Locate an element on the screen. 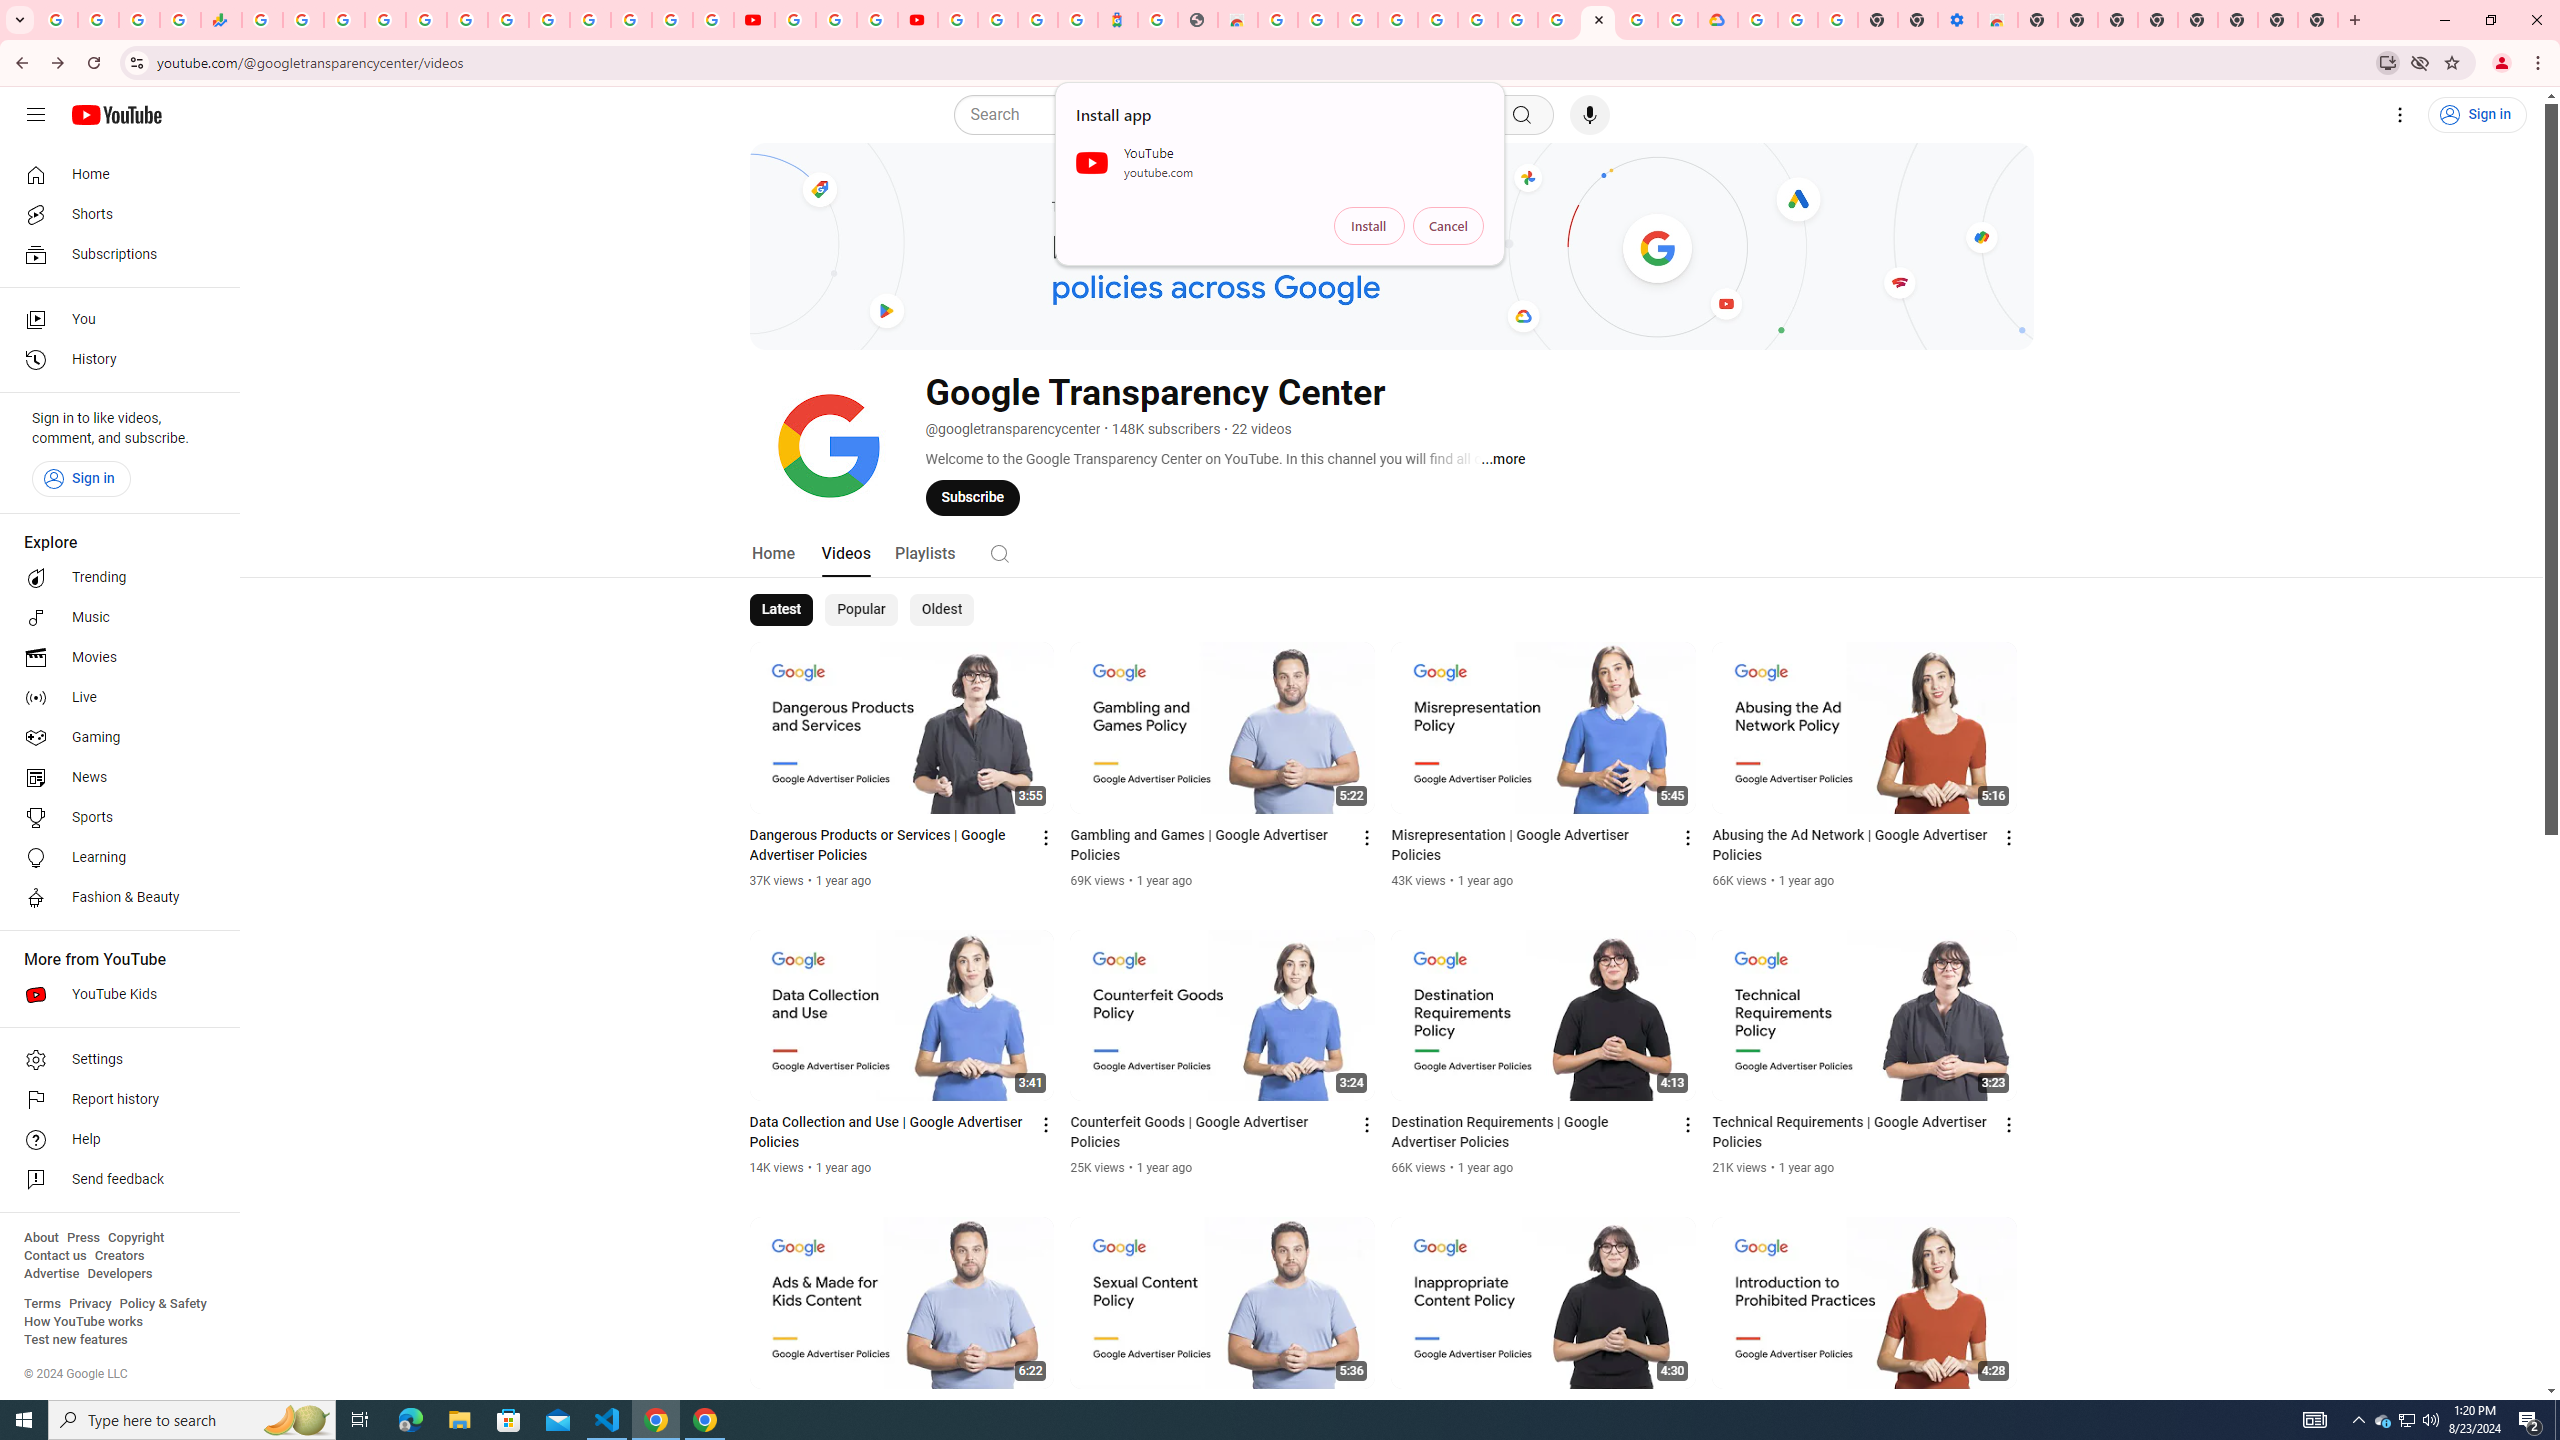 The height and width of the screenshot is (1440, 2560). 'History' is located at coordinates (113, 360).